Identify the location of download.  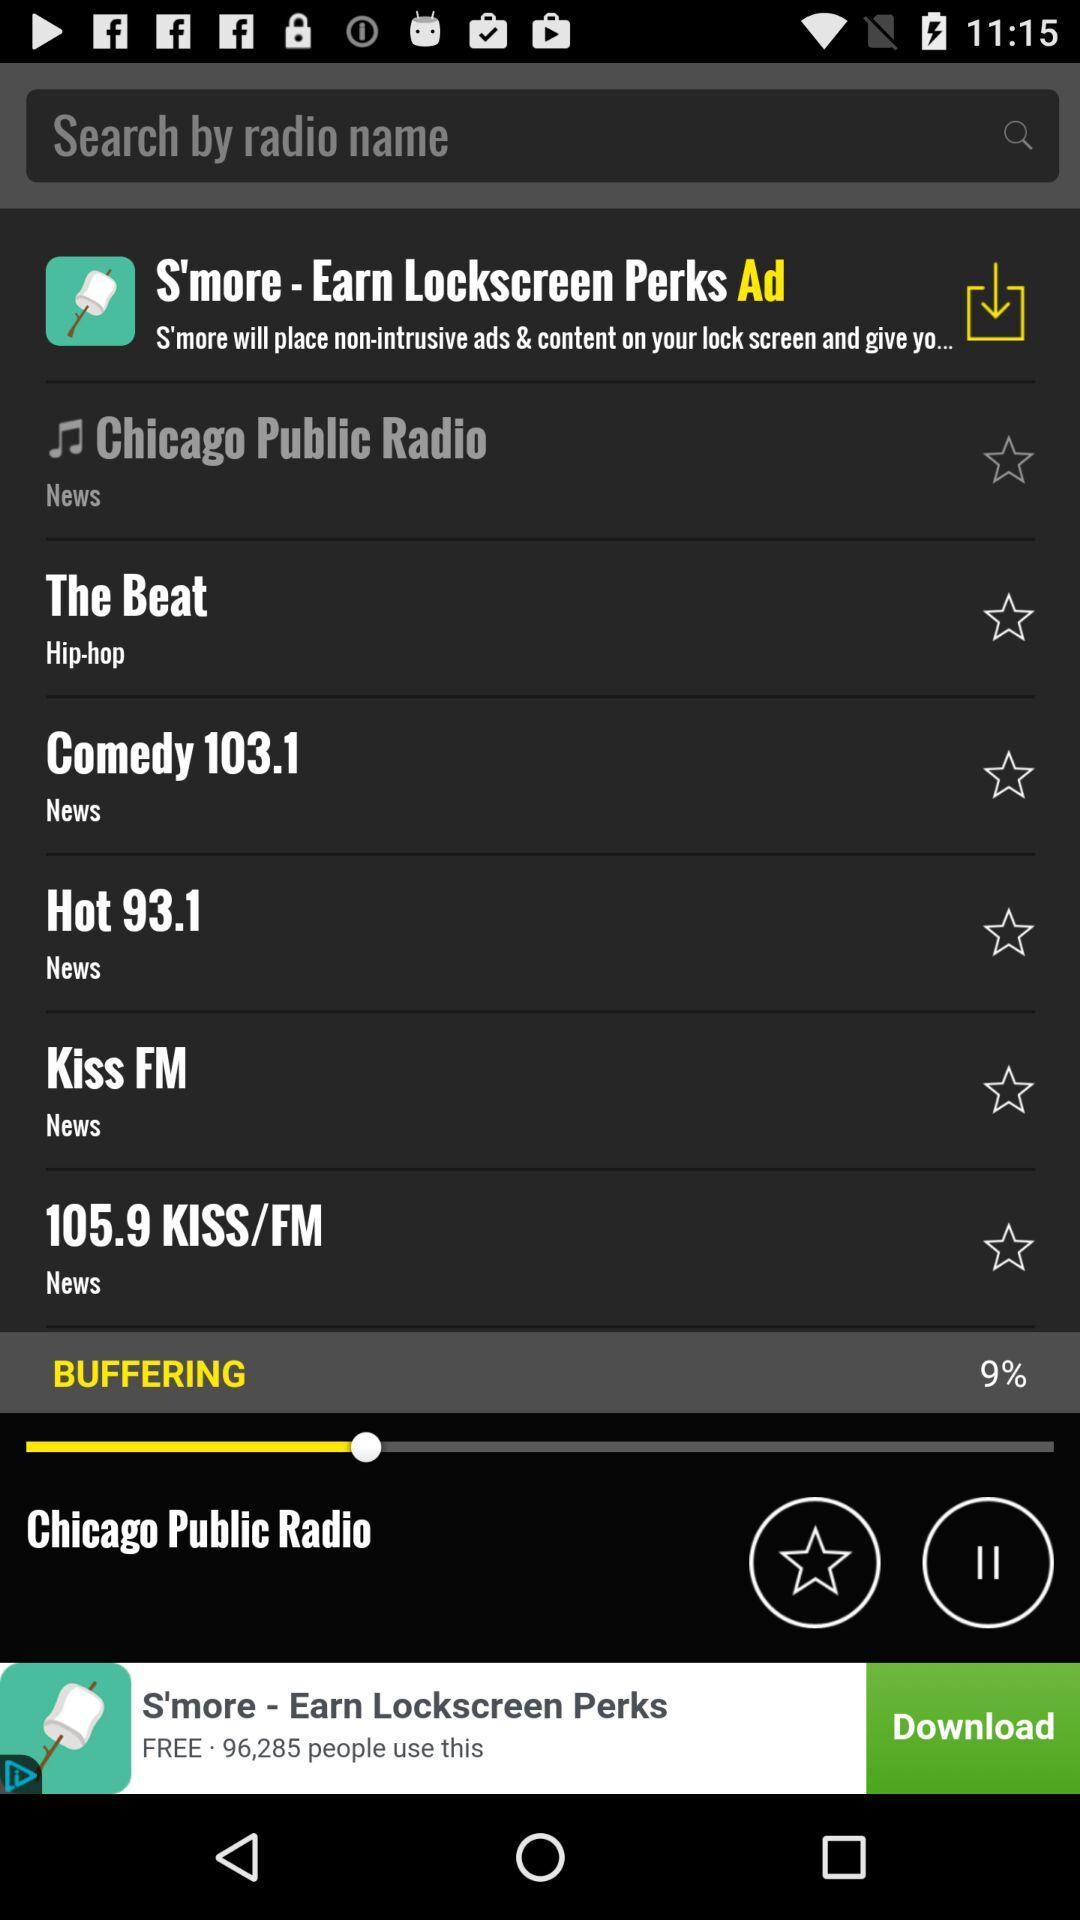
(995, 300).